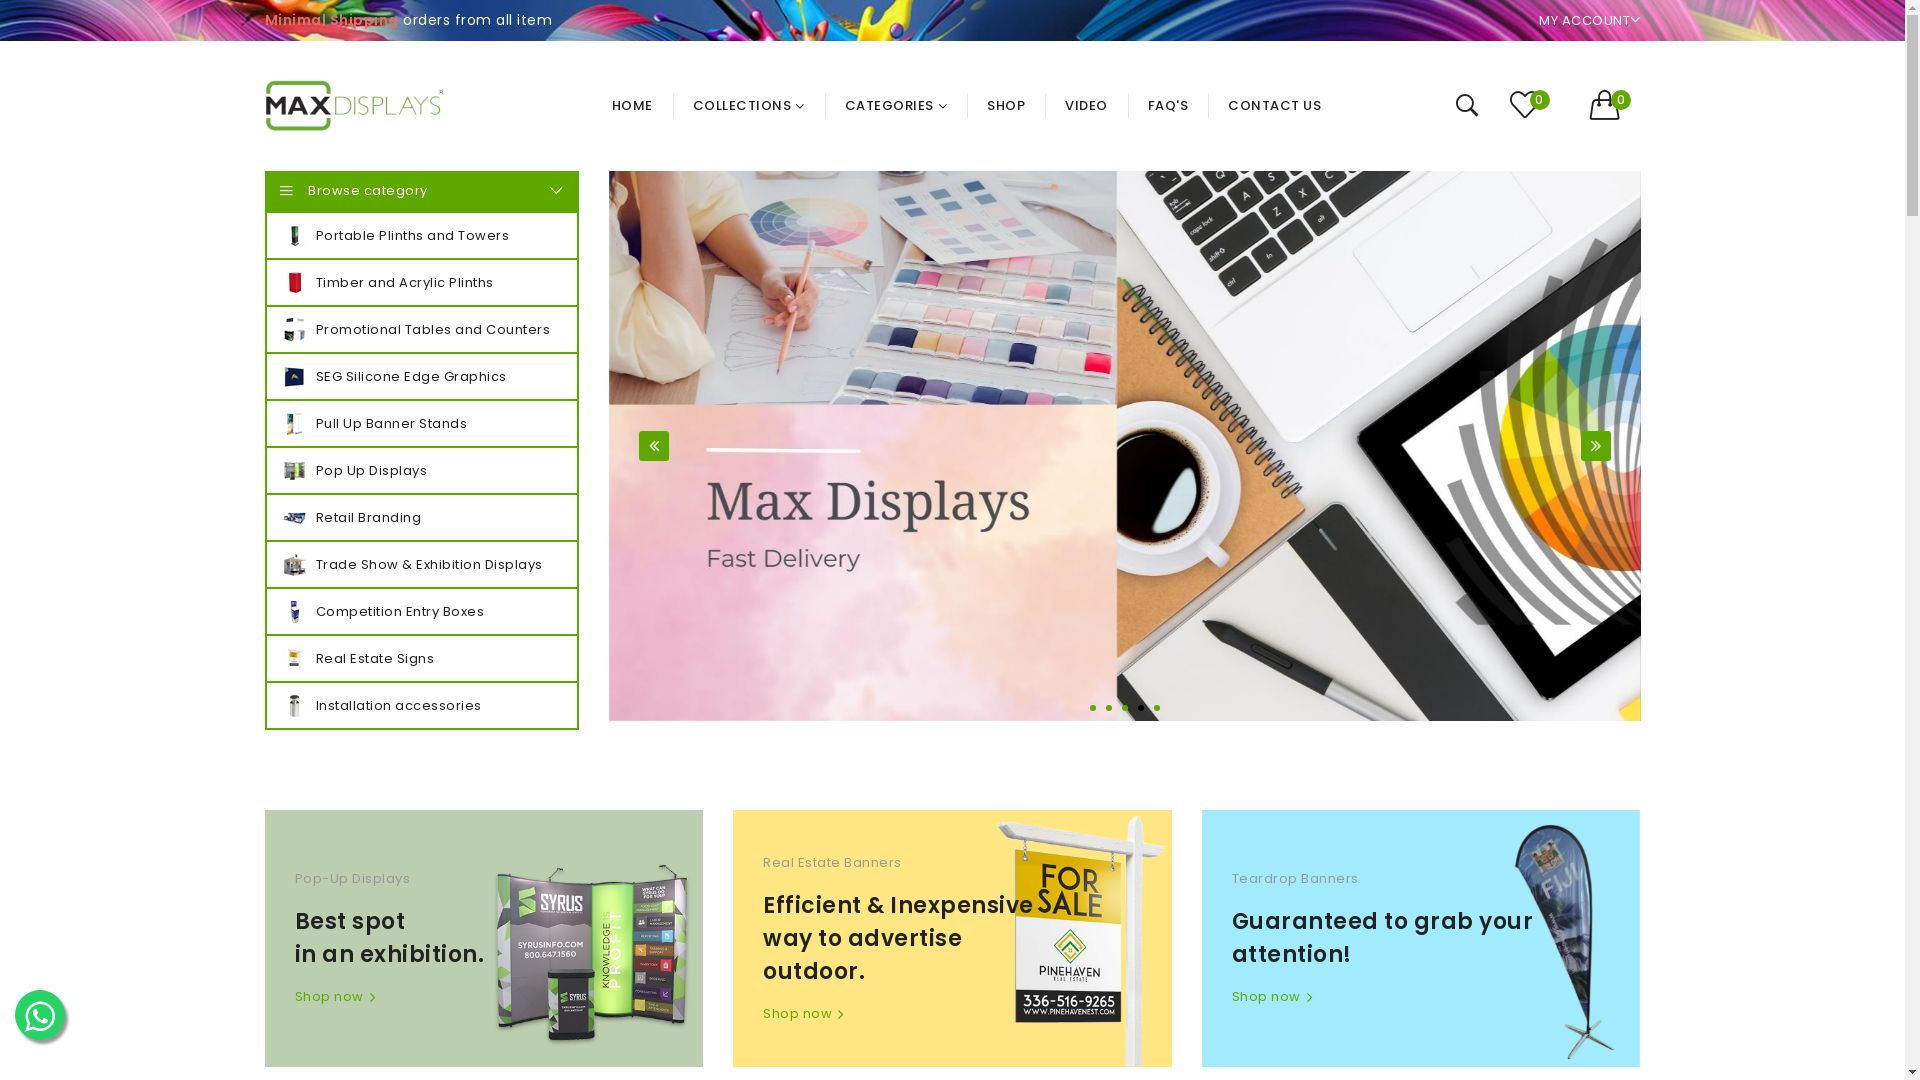  Describe the element at coordinates (642, 105) in the screenshot. I see `'HOME'` at that location.